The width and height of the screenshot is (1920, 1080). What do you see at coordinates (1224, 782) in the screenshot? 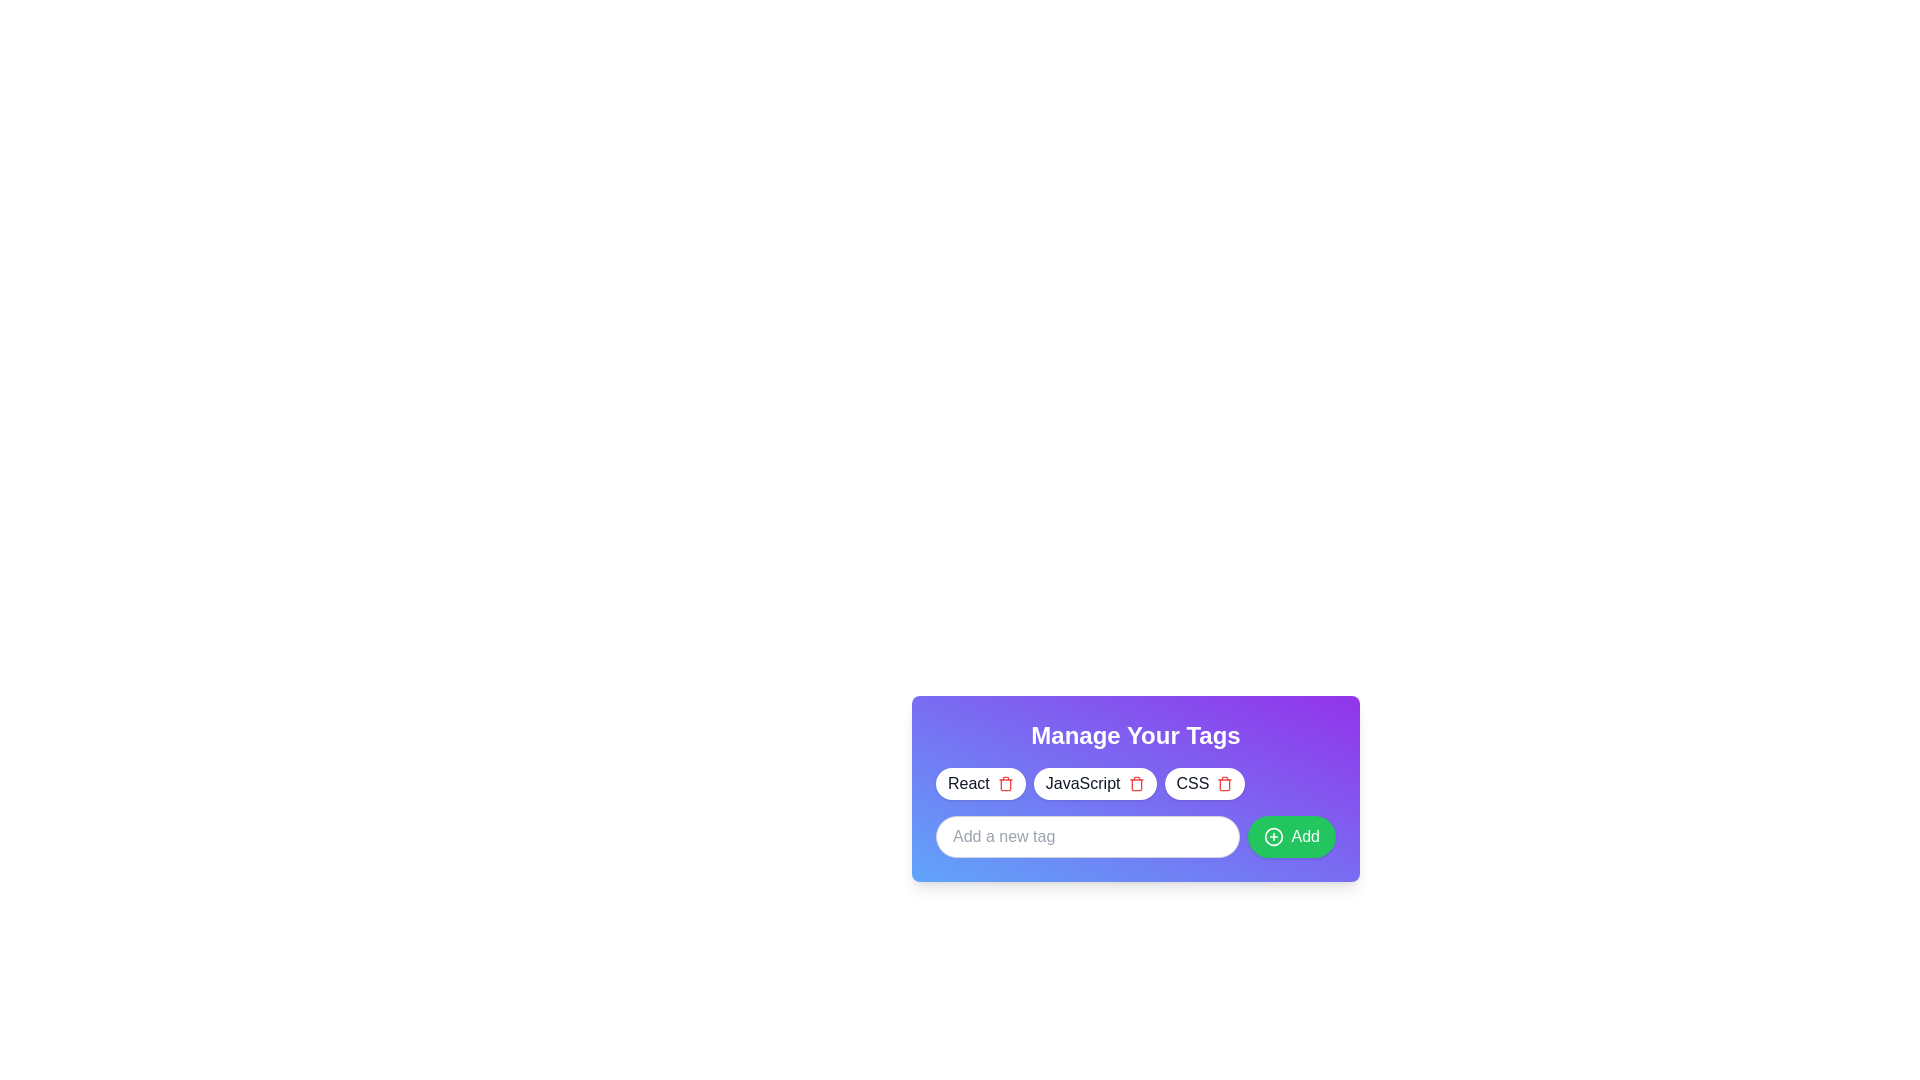
I see `the red trash bin icon button located to the right of the 'CSS' text label` at bounding box center [1224, 782].